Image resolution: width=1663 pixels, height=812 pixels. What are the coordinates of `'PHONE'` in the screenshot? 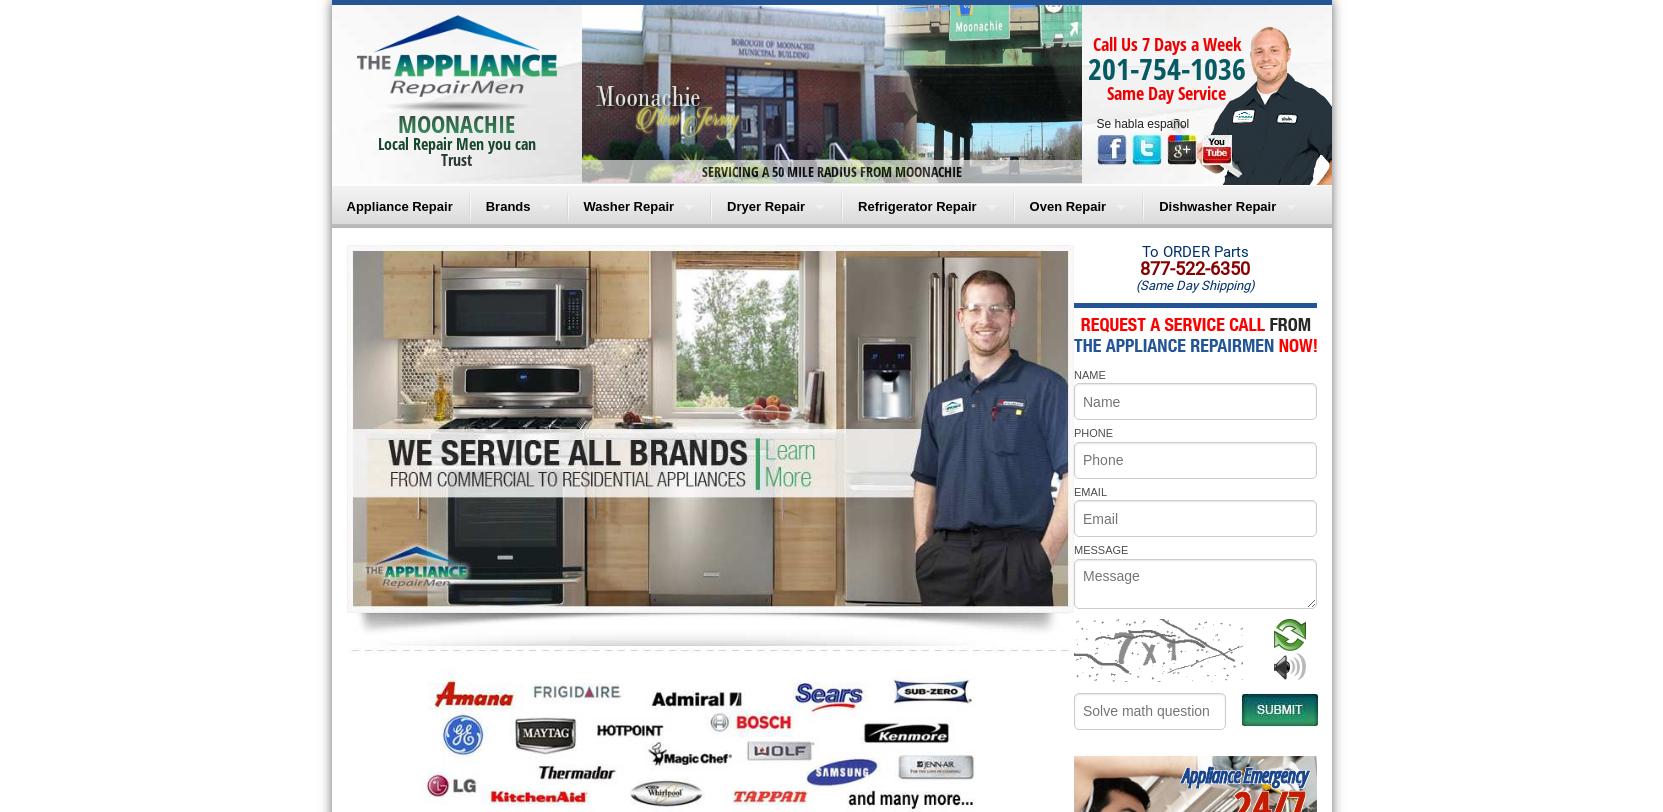 It's located at (1092, 433).